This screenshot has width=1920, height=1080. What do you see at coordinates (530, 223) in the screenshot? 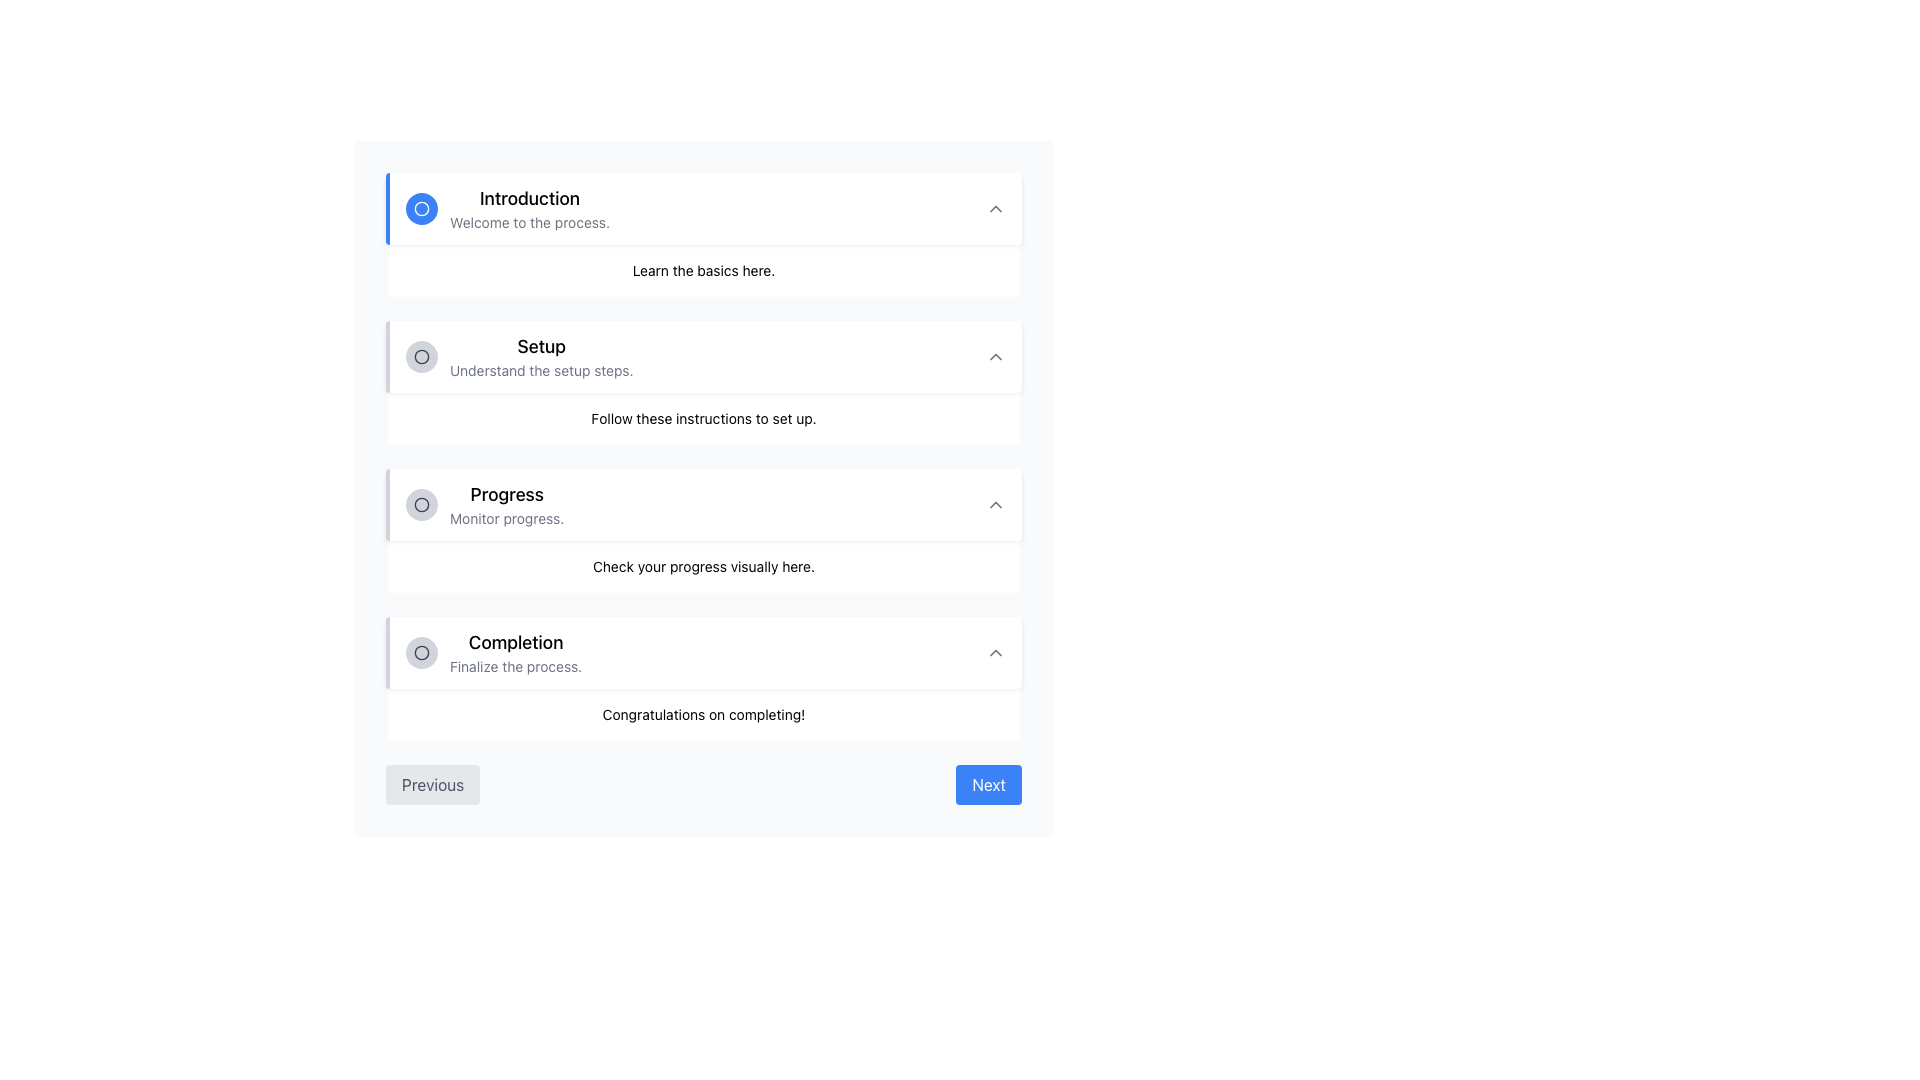
I see `the Text Label located directly below the 'Introduction' heading in the first section of the interface, aligned with the left side of the section` at bounding box center [530, 223].